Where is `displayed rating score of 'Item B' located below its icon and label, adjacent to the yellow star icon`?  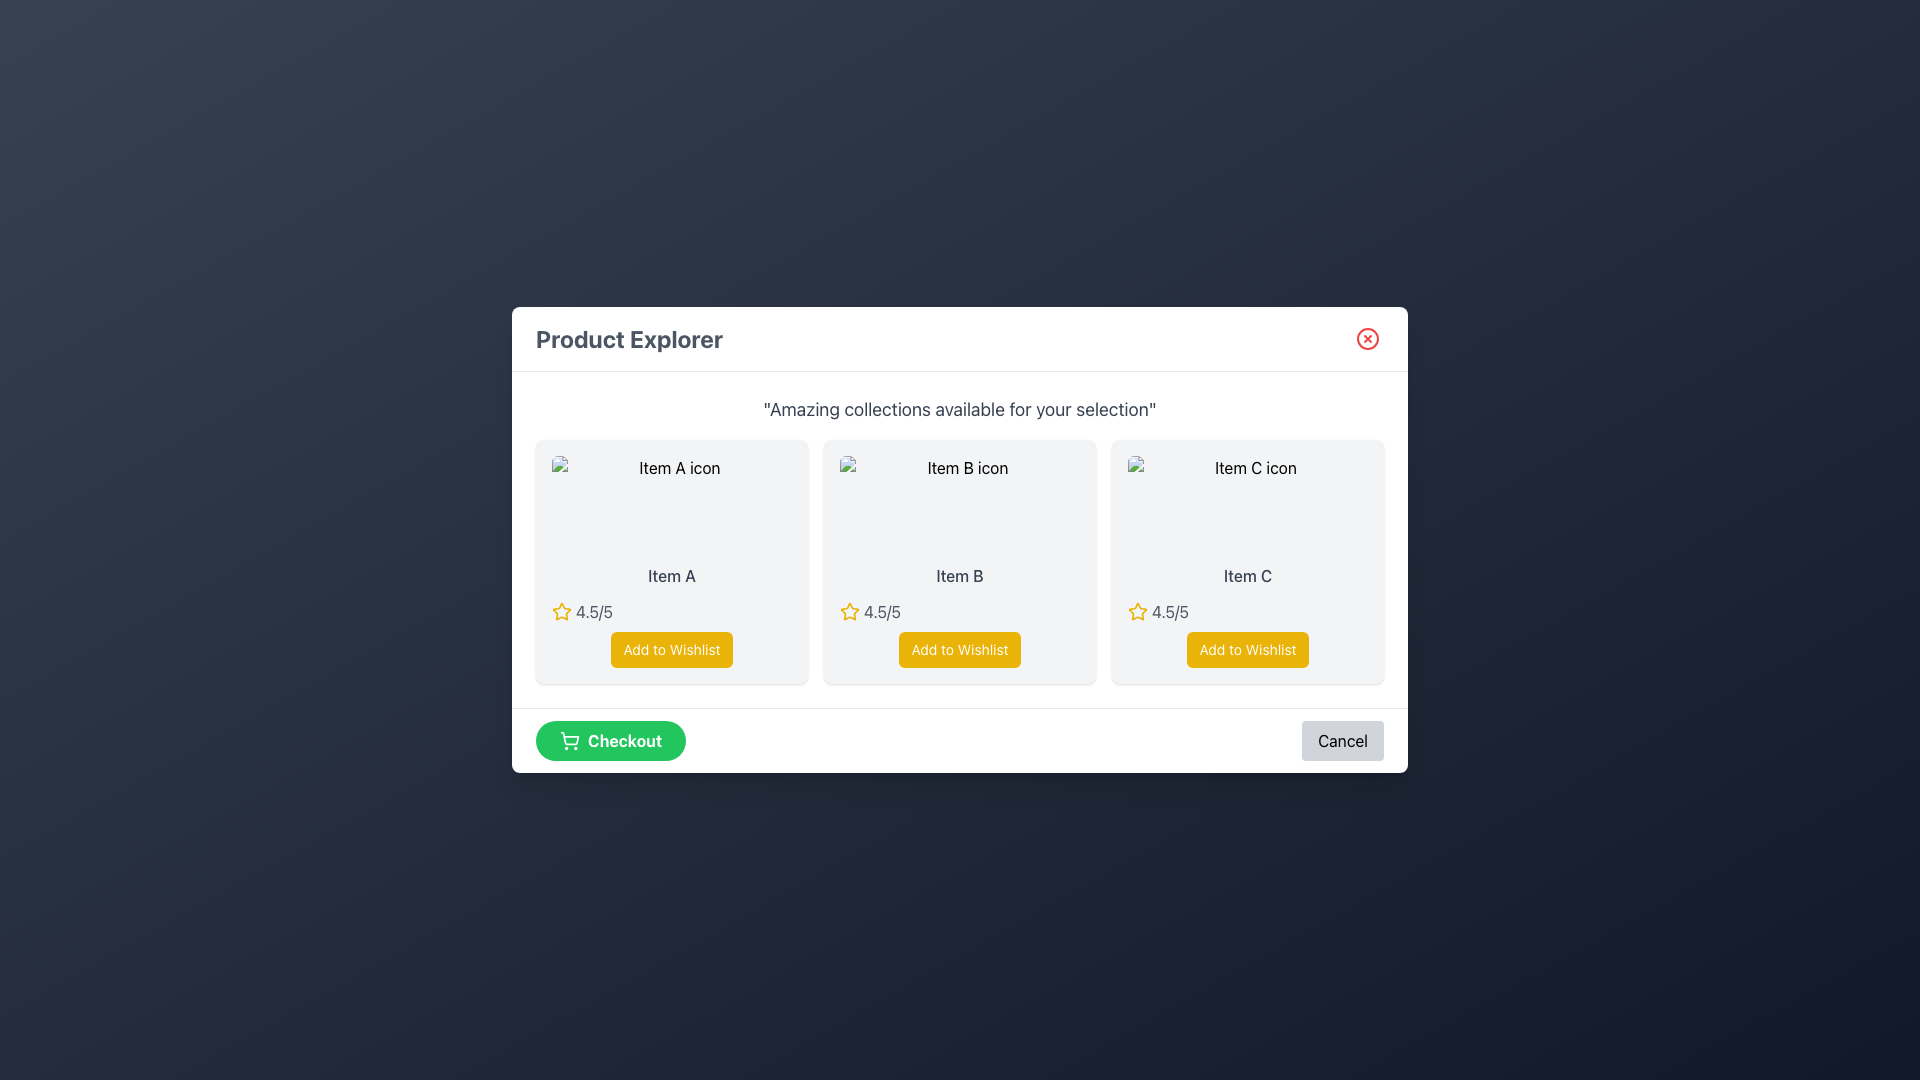 displayed rating score of 'Item B' located below its icon and label, adjacent to the yellow star icon is located at coordinates (881, 611).